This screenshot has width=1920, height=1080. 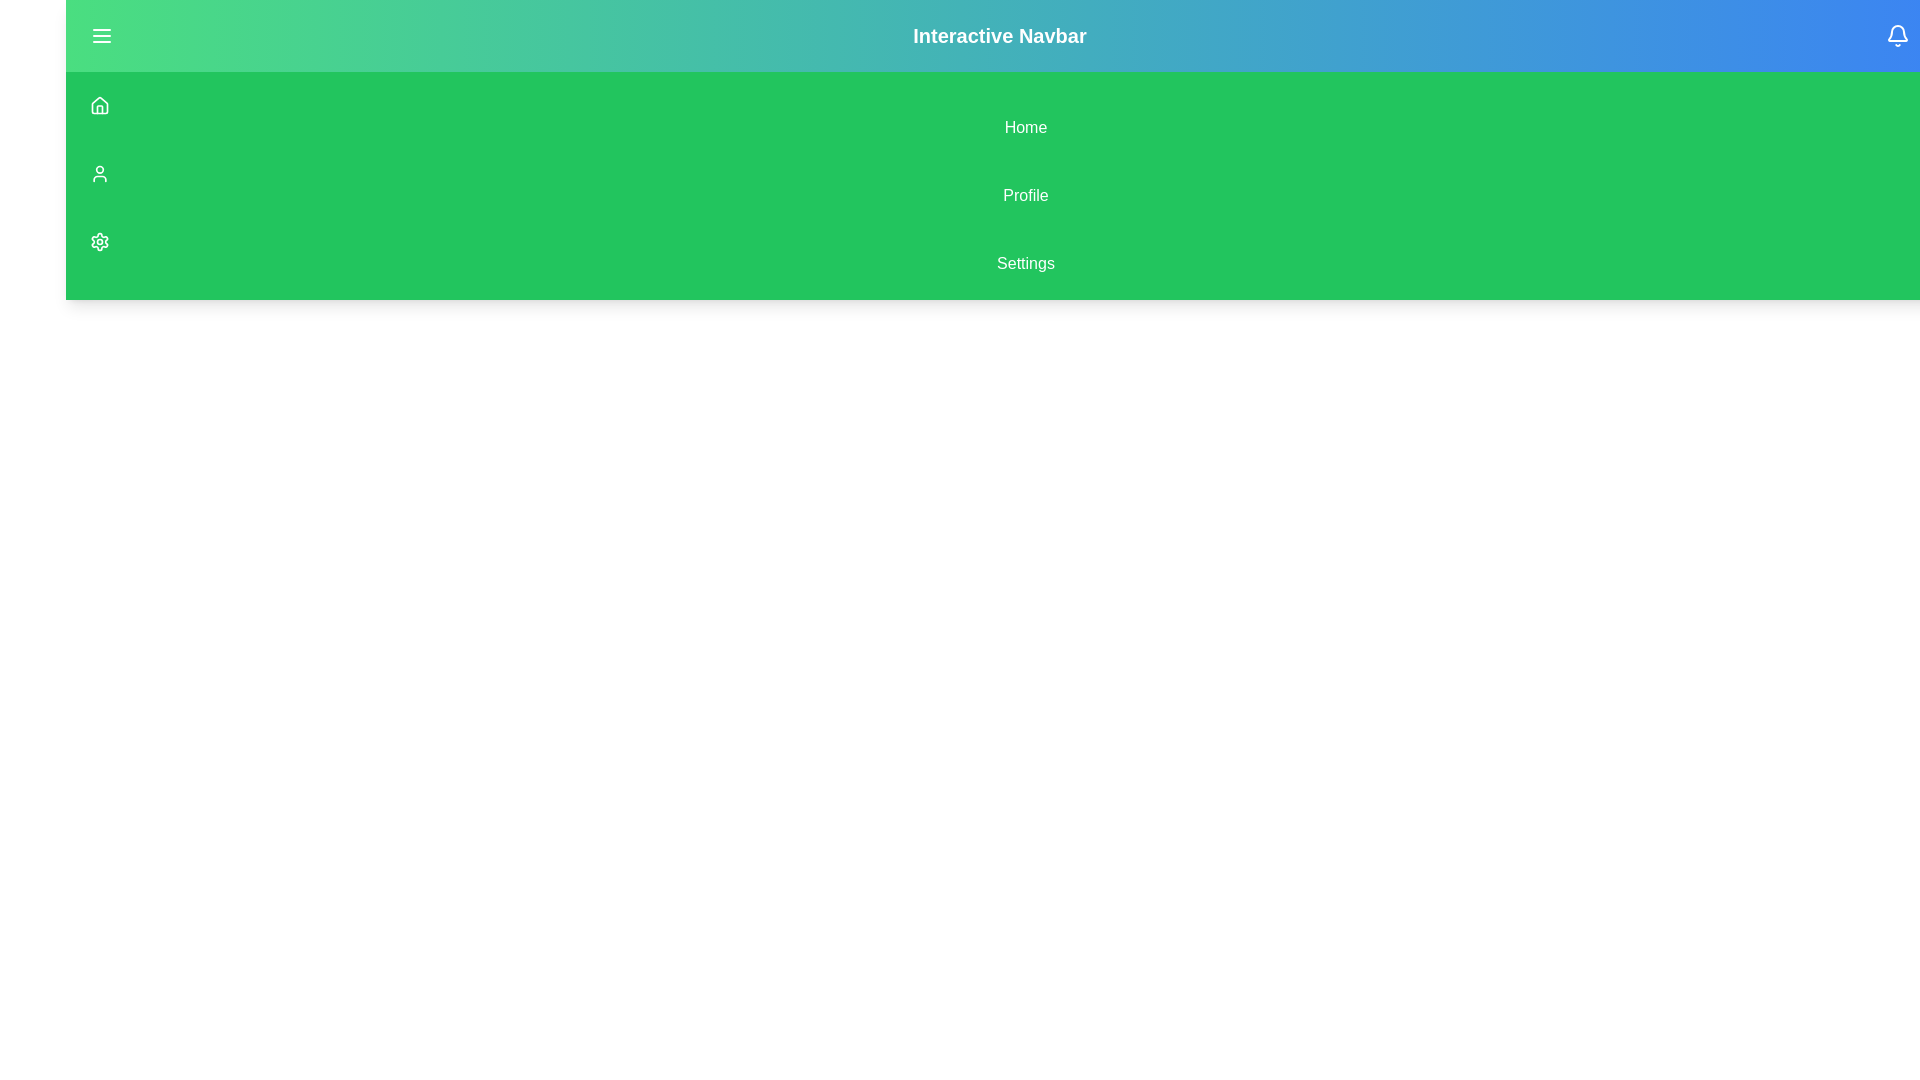 I want to click on the notification button located at the top right corner of the interface, so click(x=1896, y=35).